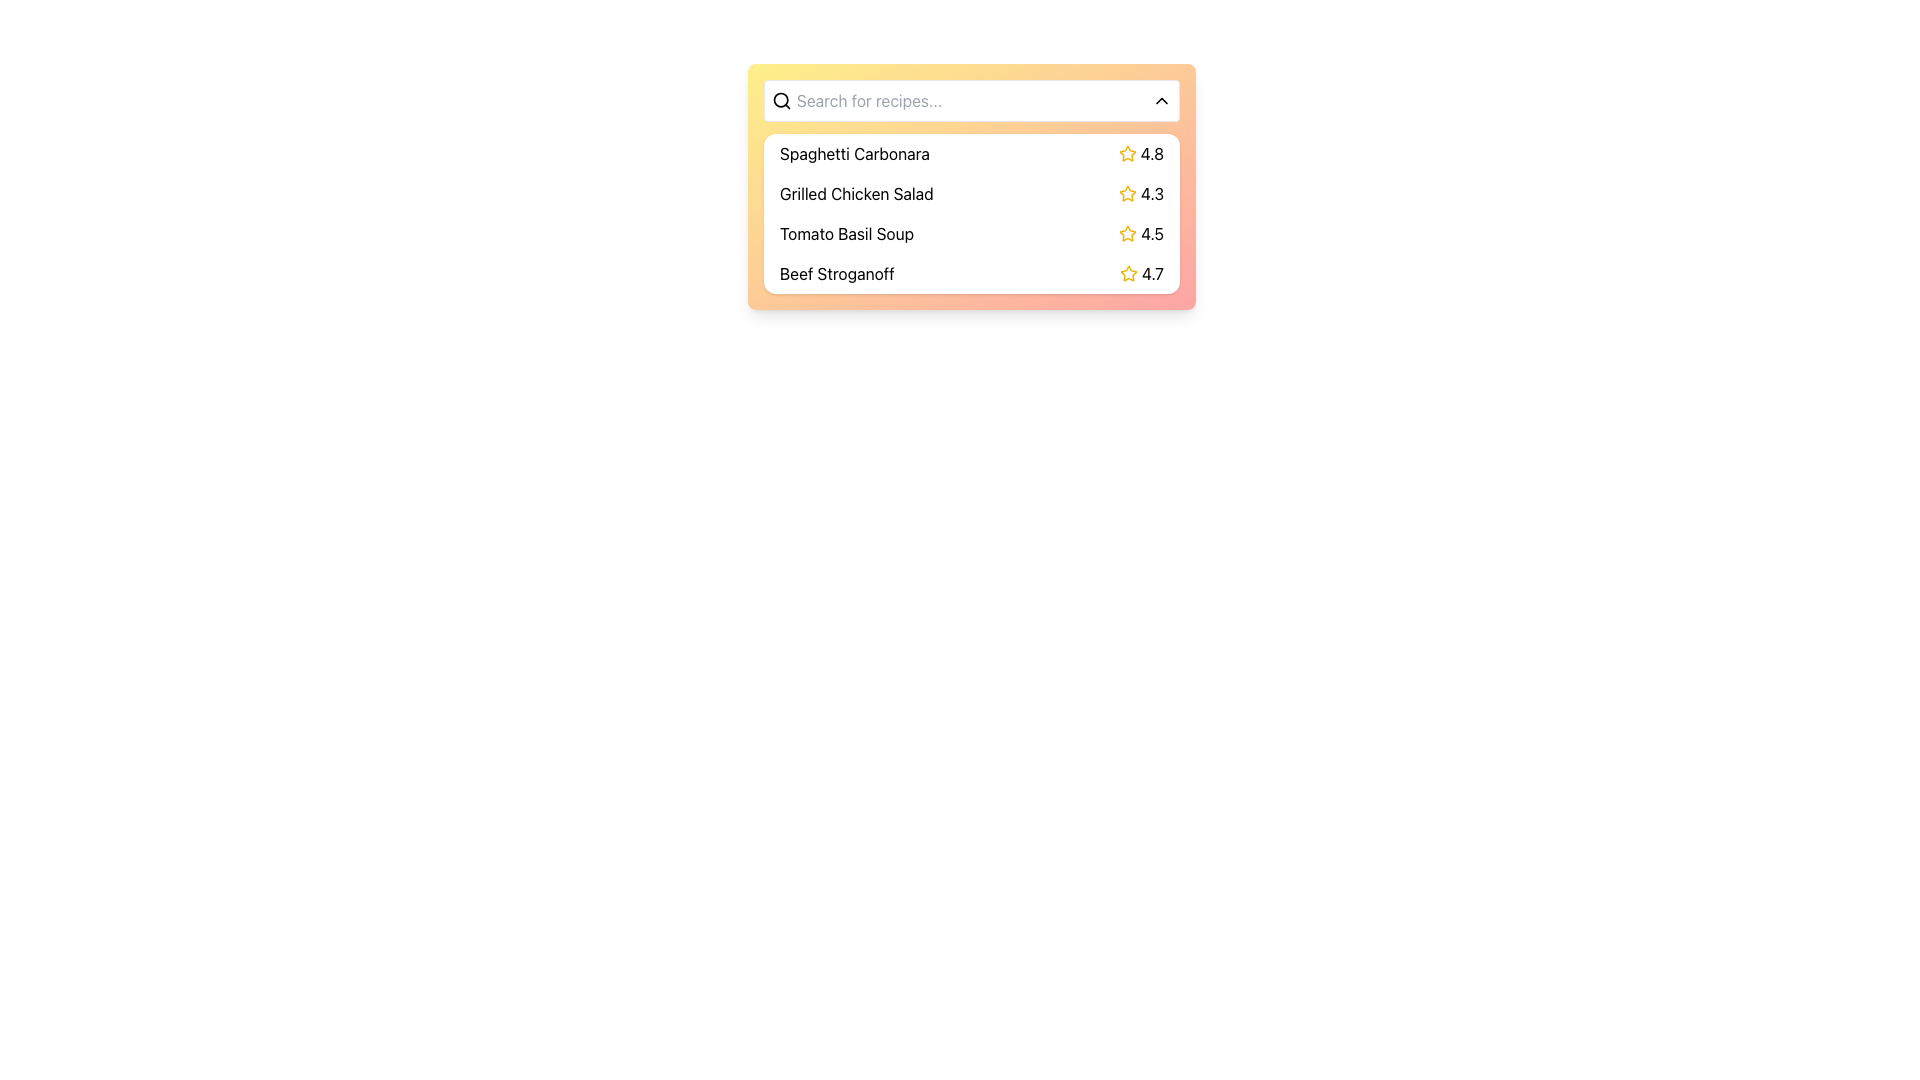 The height and width of the screenshot is (1080, 1920). What do you see at coordinates (1142, 273) in the screenshot?
I see `the text display showing the rating '4.7' for 'Beef Stroganoff', which is located on the right side of the item in the list box` at bounding box center [1142, 273].